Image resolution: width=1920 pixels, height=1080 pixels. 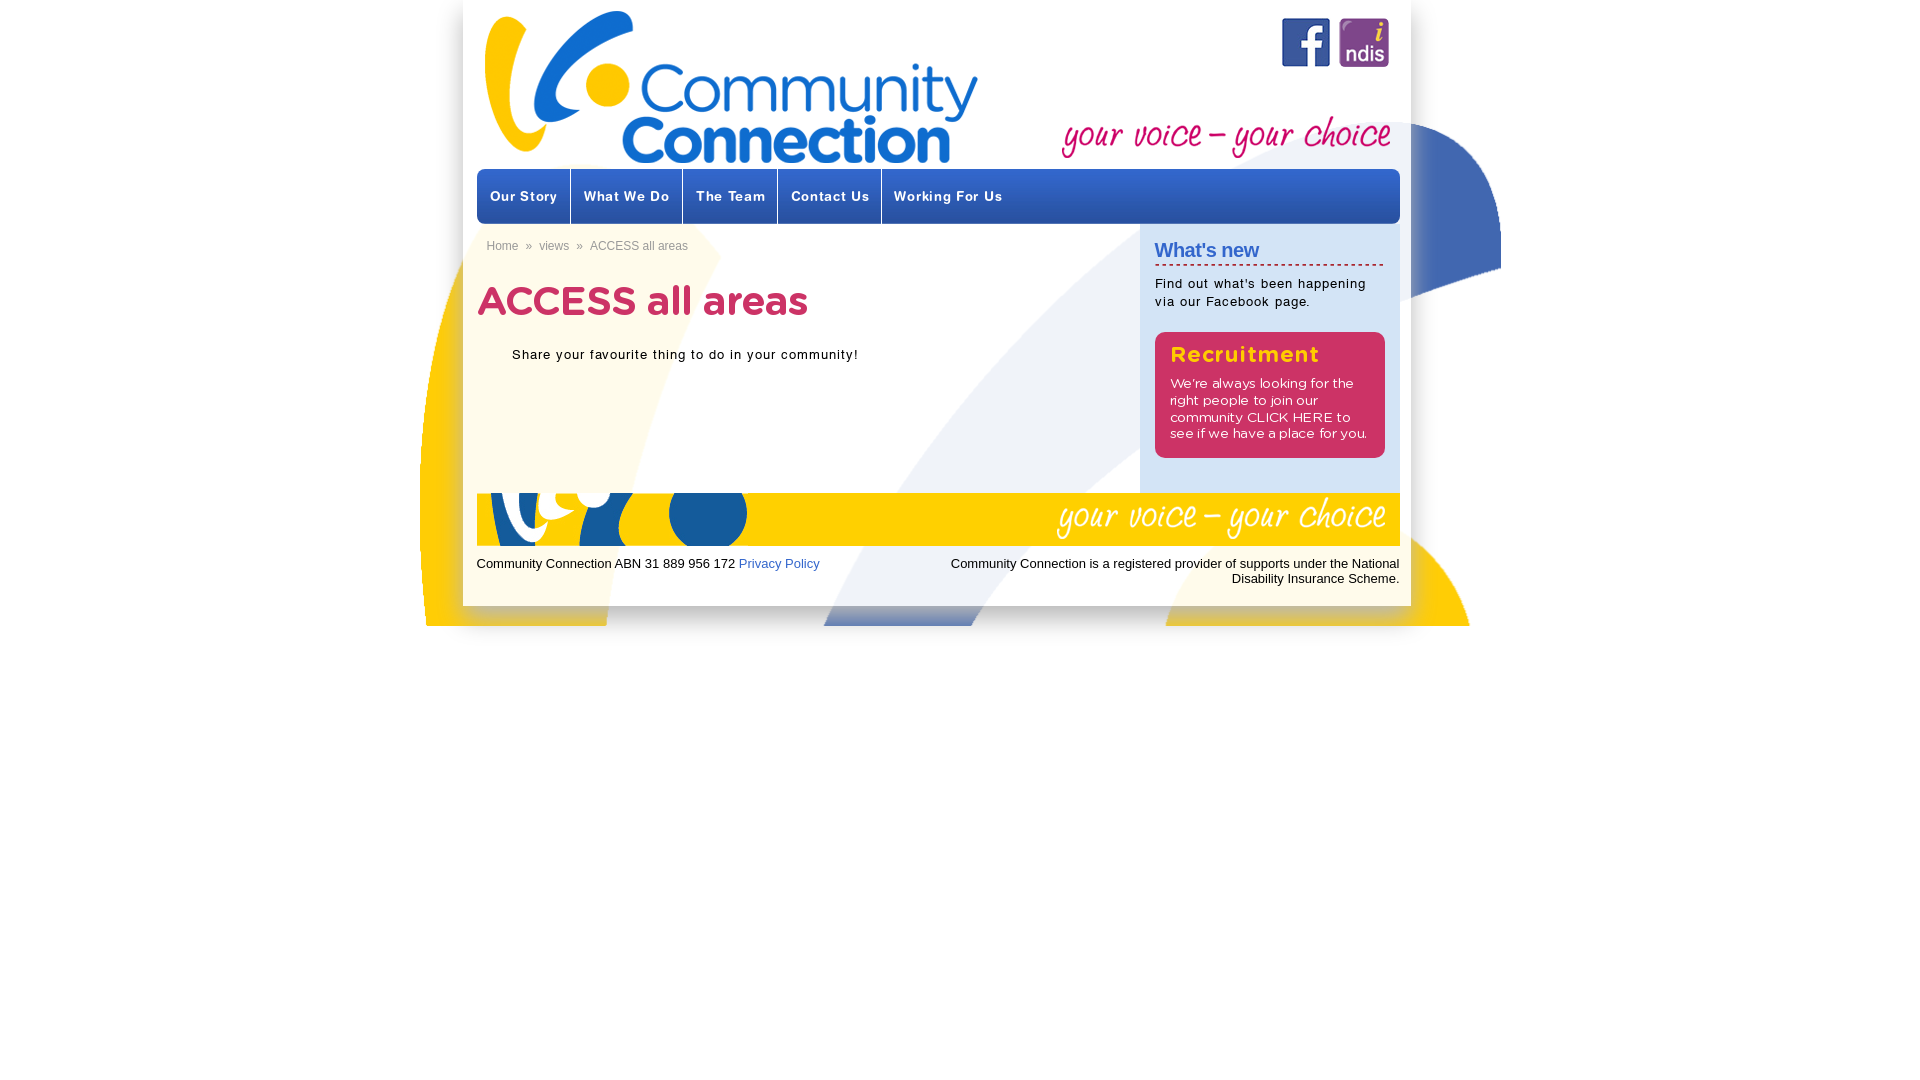 What do you see at coordinates (477, 192) in the screenshot?
I see `'Our Story'` at bounding box center [477, 192].